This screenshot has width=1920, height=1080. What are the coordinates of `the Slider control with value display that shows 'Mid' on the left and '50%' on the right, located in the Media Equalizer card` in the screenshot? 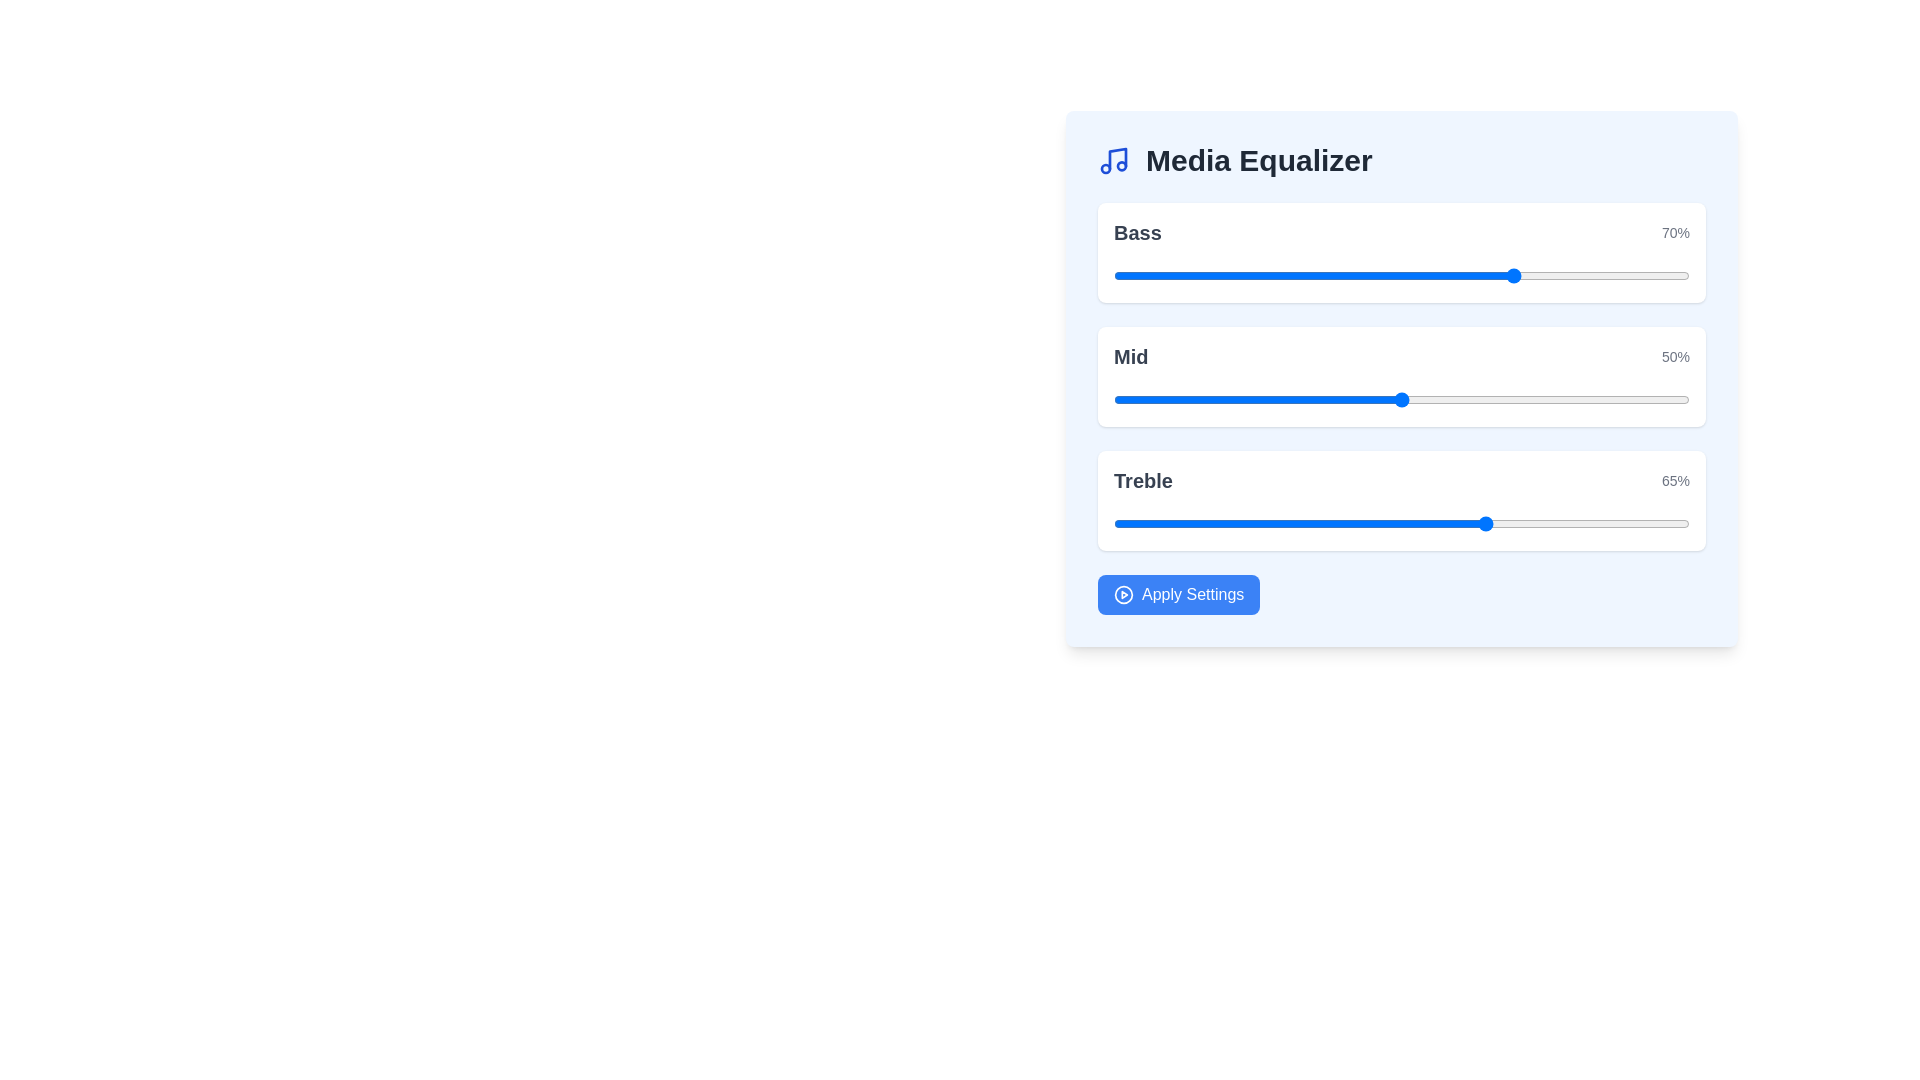 It's located at (1400, 377).